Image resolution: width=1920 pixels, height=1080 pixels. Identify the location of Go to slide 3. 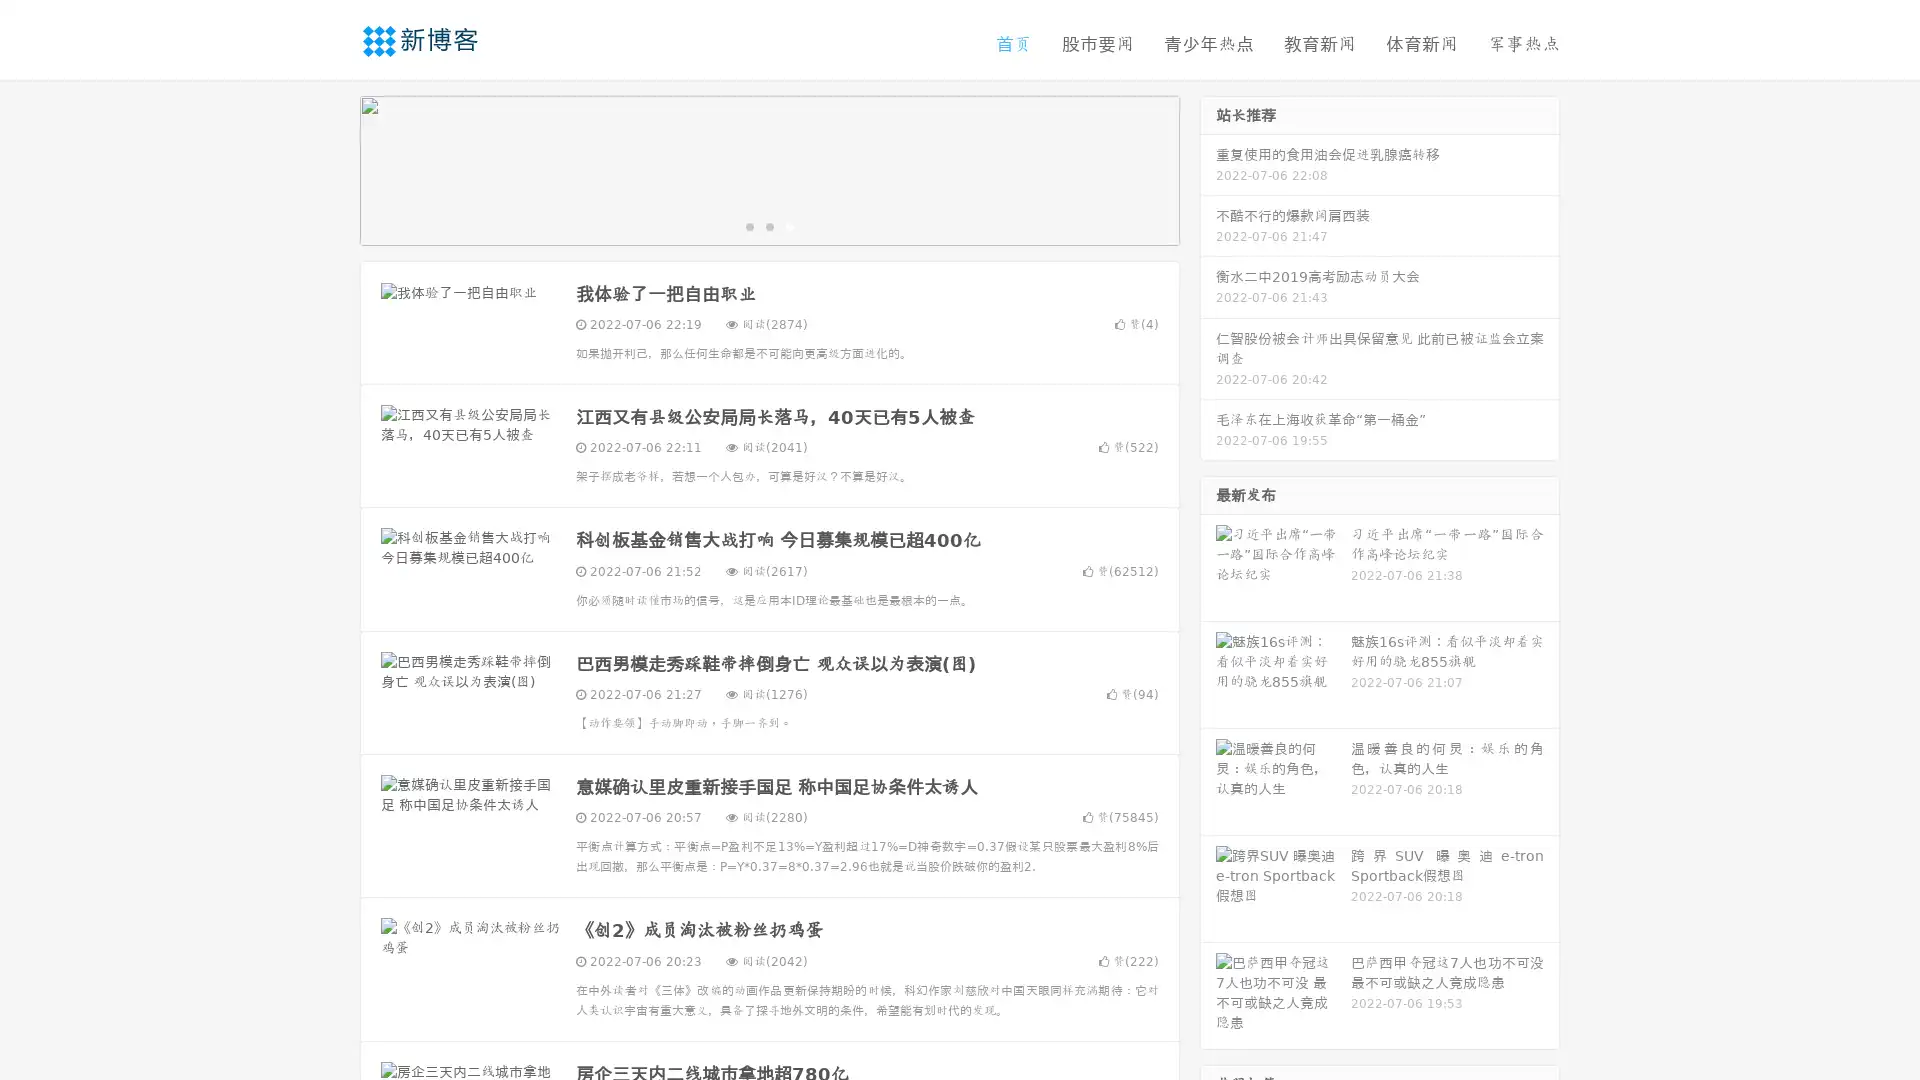
(789, 225).